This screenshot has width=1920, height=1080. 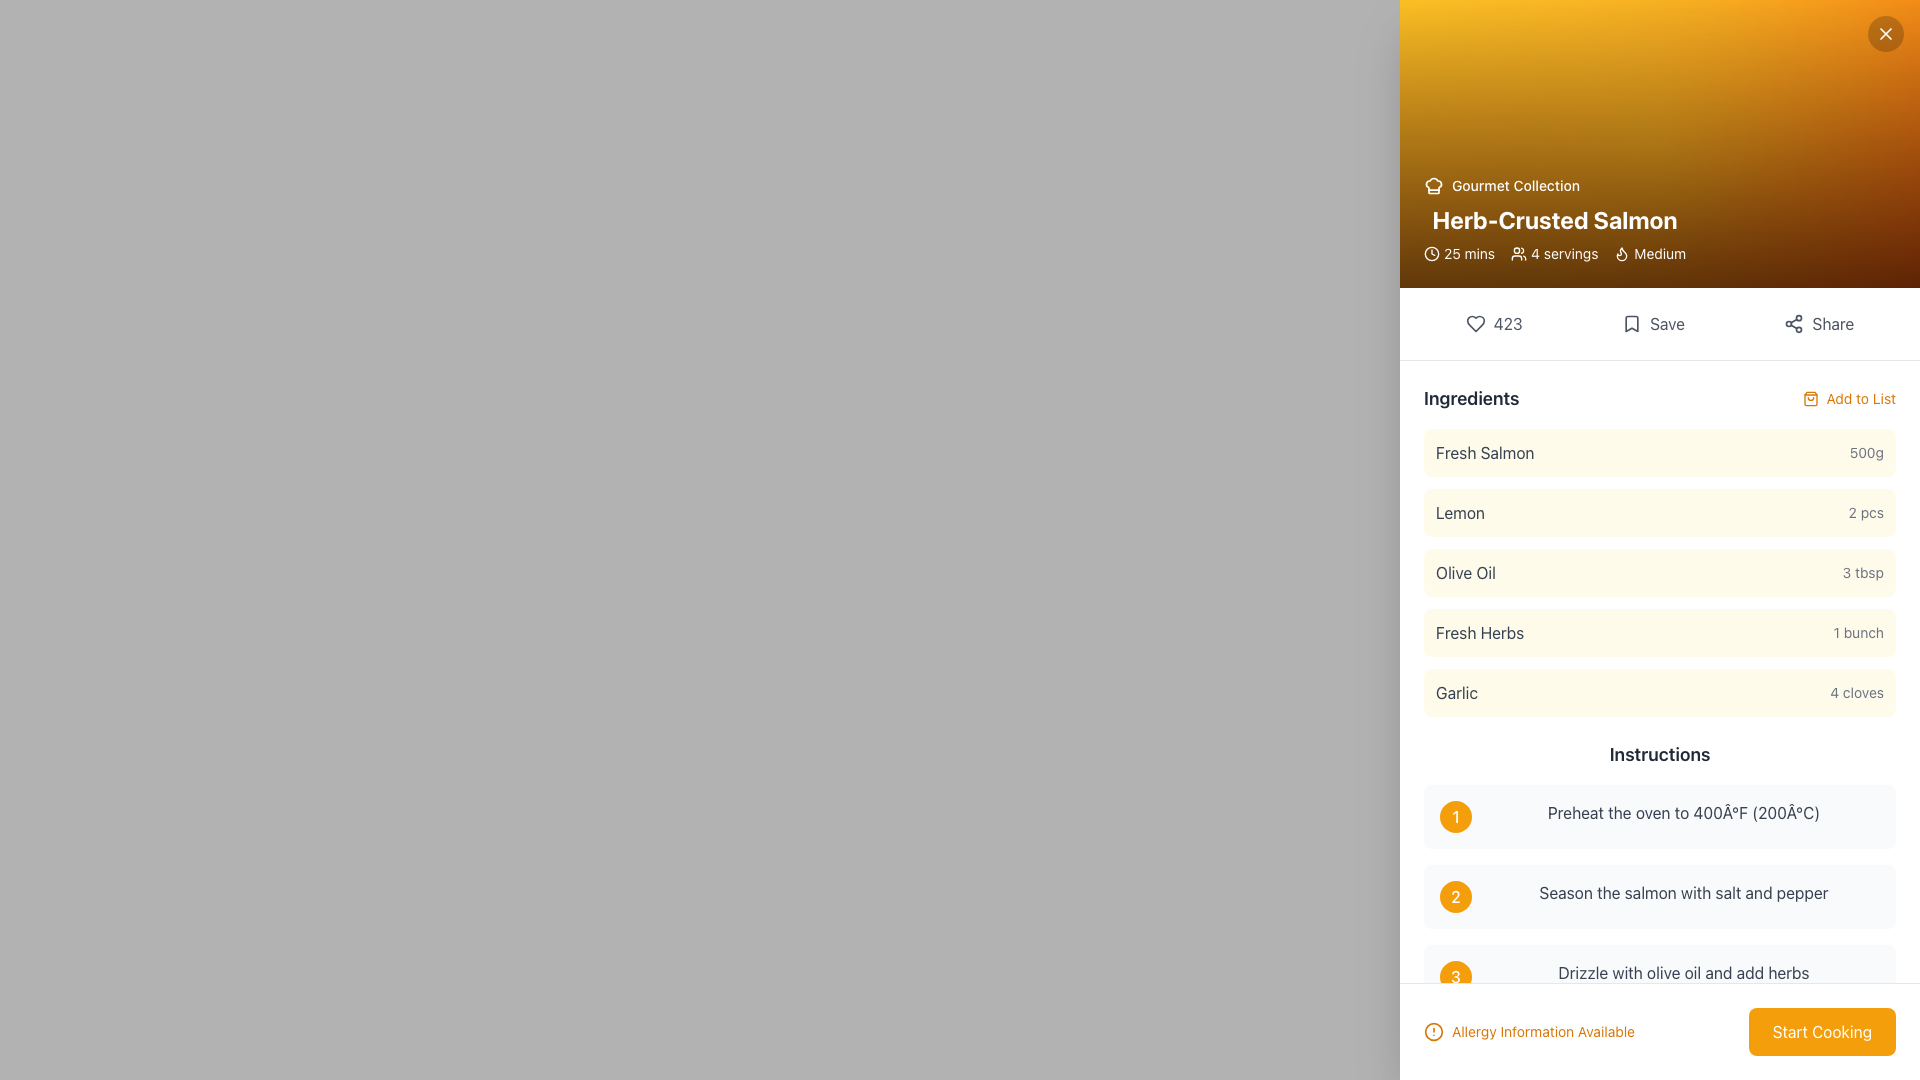 I want to click on second instruction in the cooking steps, which instructs to season salmon with salt and pepper, located in the 'Instructions' section of the interface, so click(x=1660, y=896).